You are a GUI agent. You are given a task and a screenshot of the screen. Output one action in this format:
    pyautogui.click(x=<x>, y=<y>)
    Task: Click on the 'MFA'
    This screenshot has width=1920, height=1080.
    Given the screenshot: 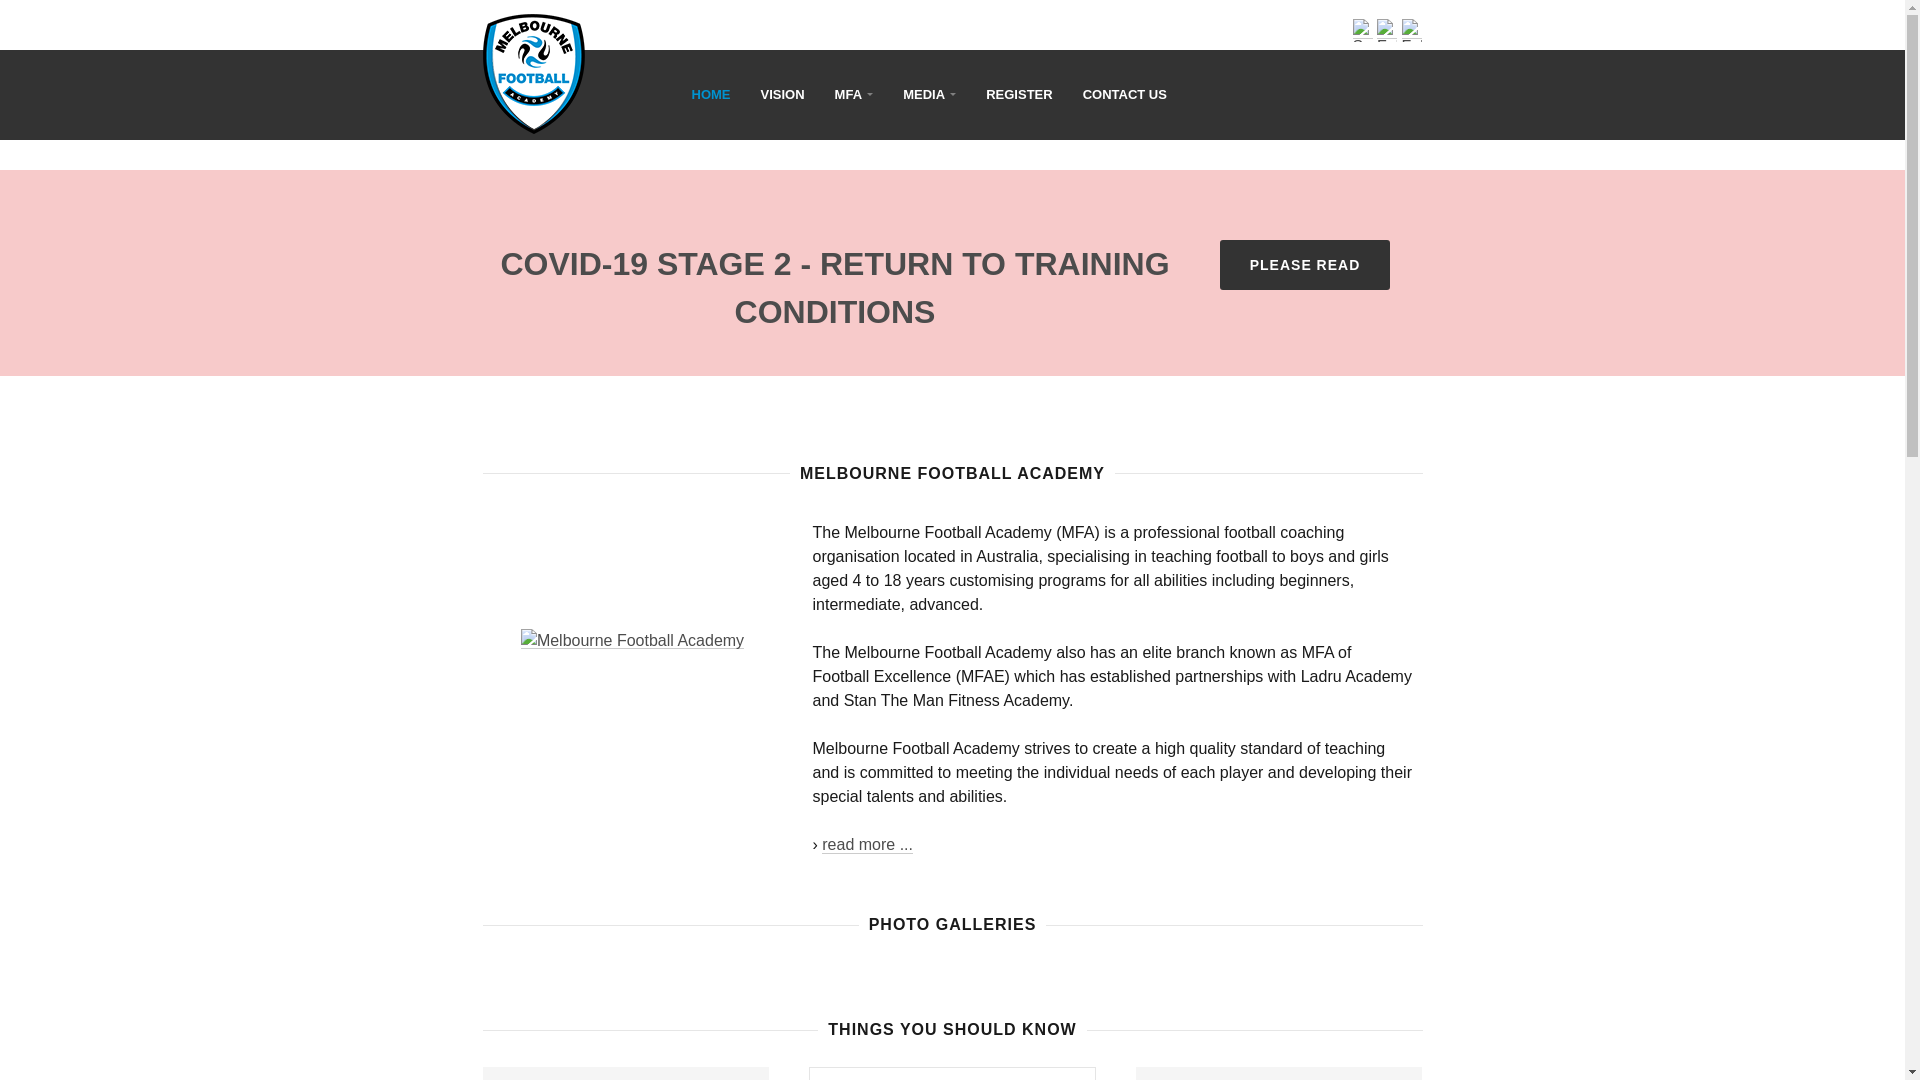 What is the action you would take?
    pyautogui.click(x=854, y=95)
    